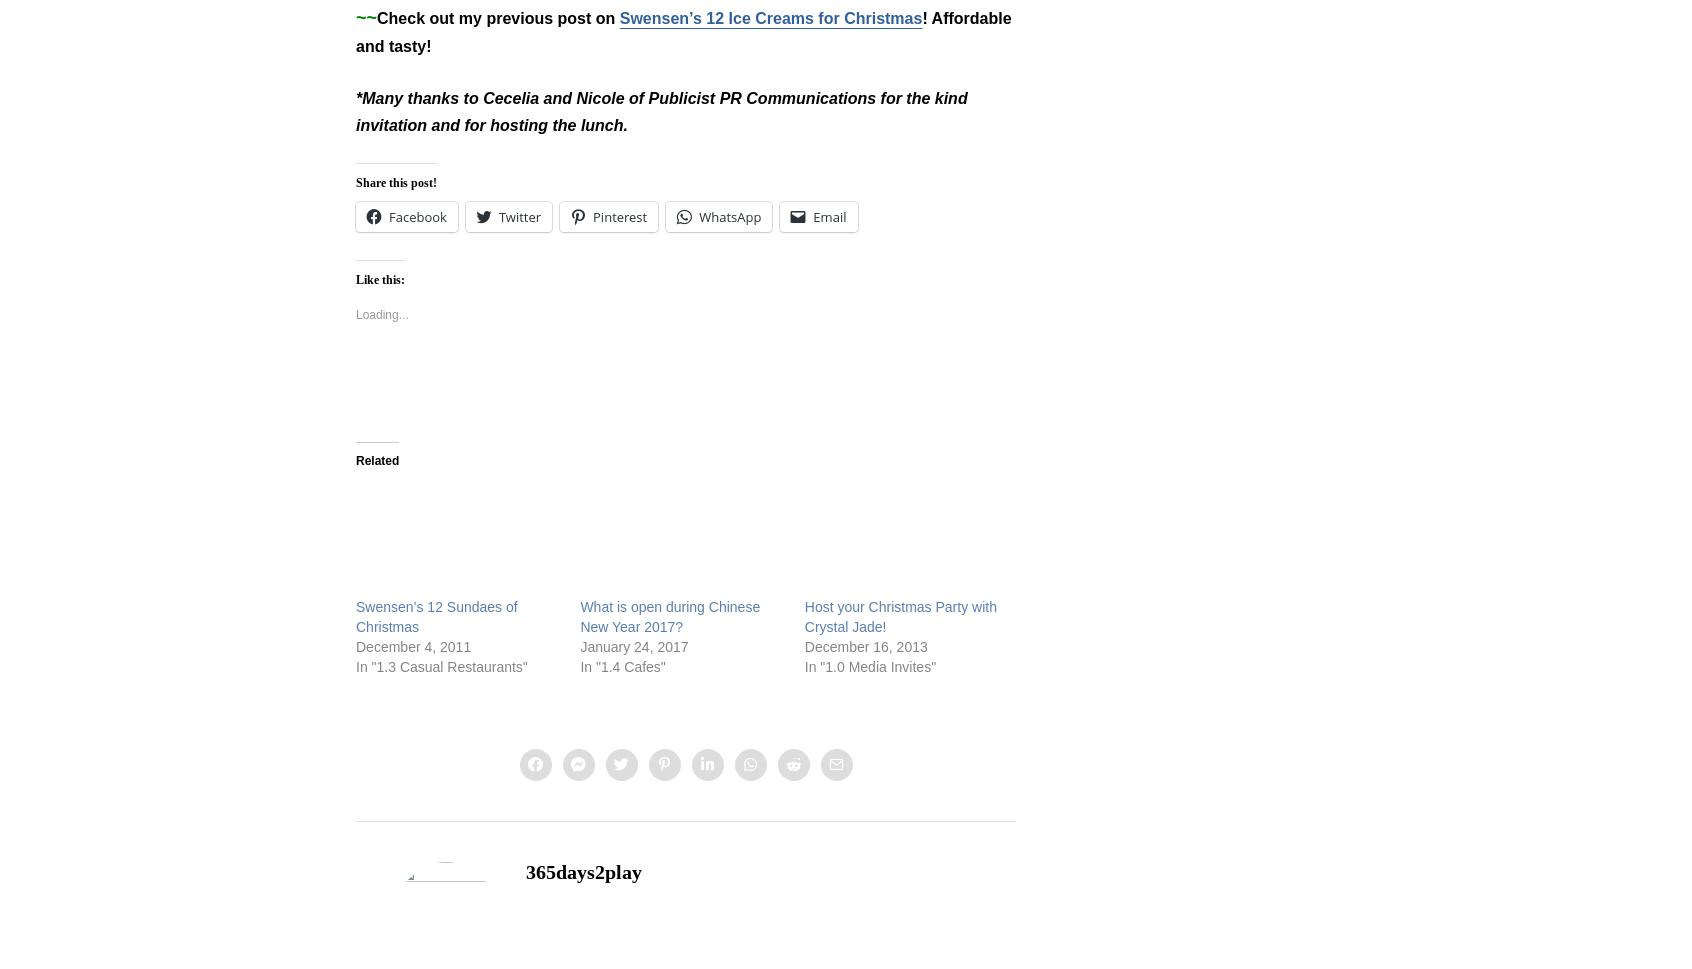  I want to click on '365days2play', so click(583, 870).